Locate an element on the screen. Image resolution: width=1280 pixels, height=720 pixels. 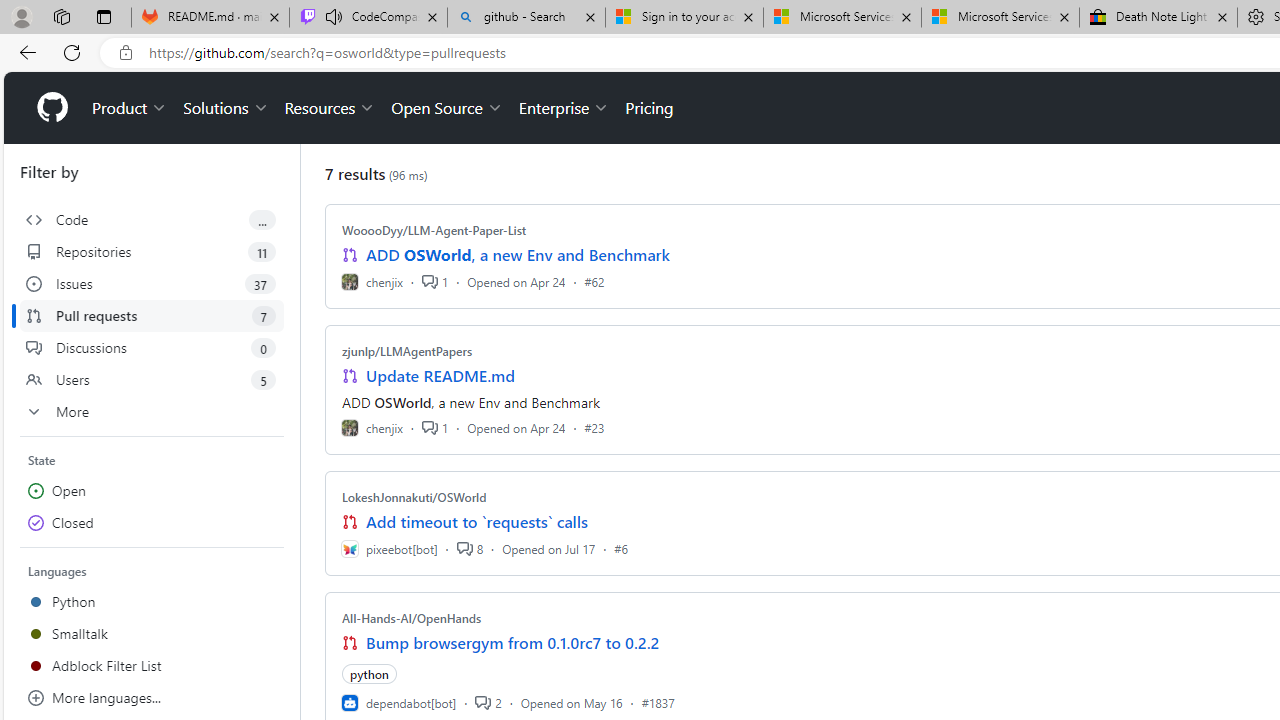
'Homepage' is located at coordinates (51, 108).